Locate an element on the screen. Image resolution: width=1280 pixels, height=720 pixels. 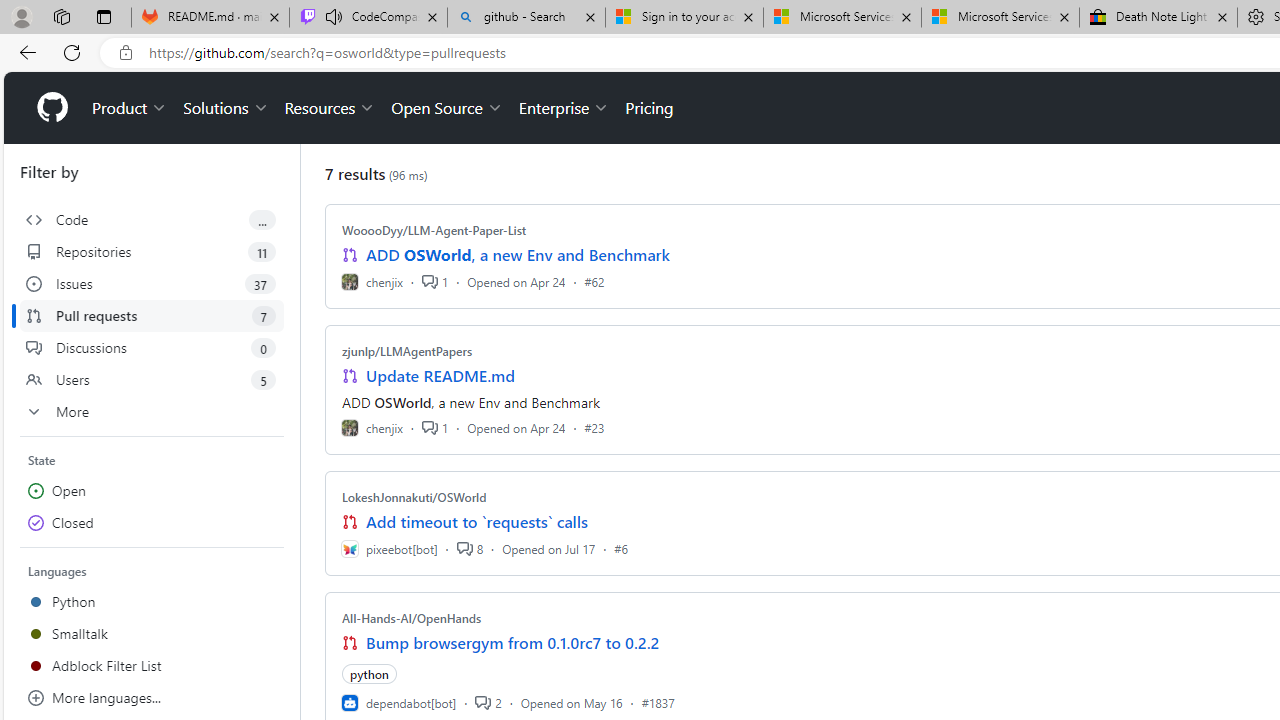
'Homepage' is located at coordinates (51, 108).